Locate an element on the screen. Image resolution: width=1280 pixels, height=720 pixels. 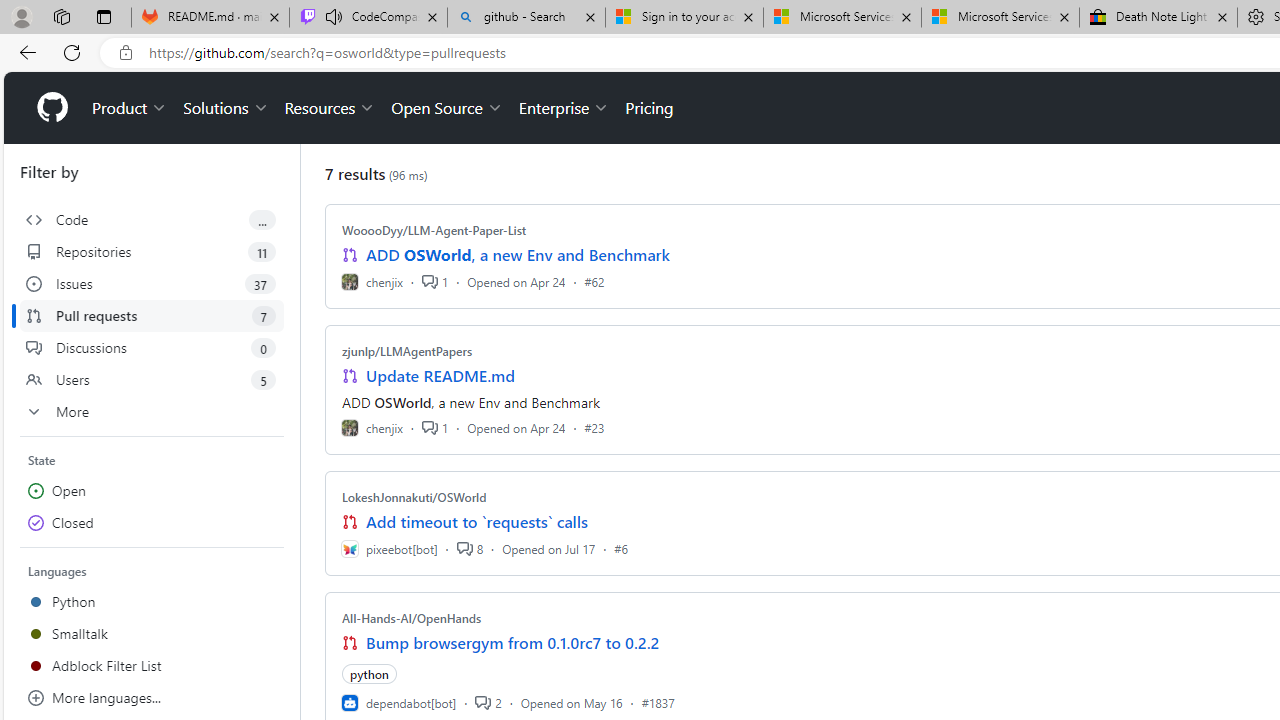
'Homepage' is located at coordinates (51, 108).